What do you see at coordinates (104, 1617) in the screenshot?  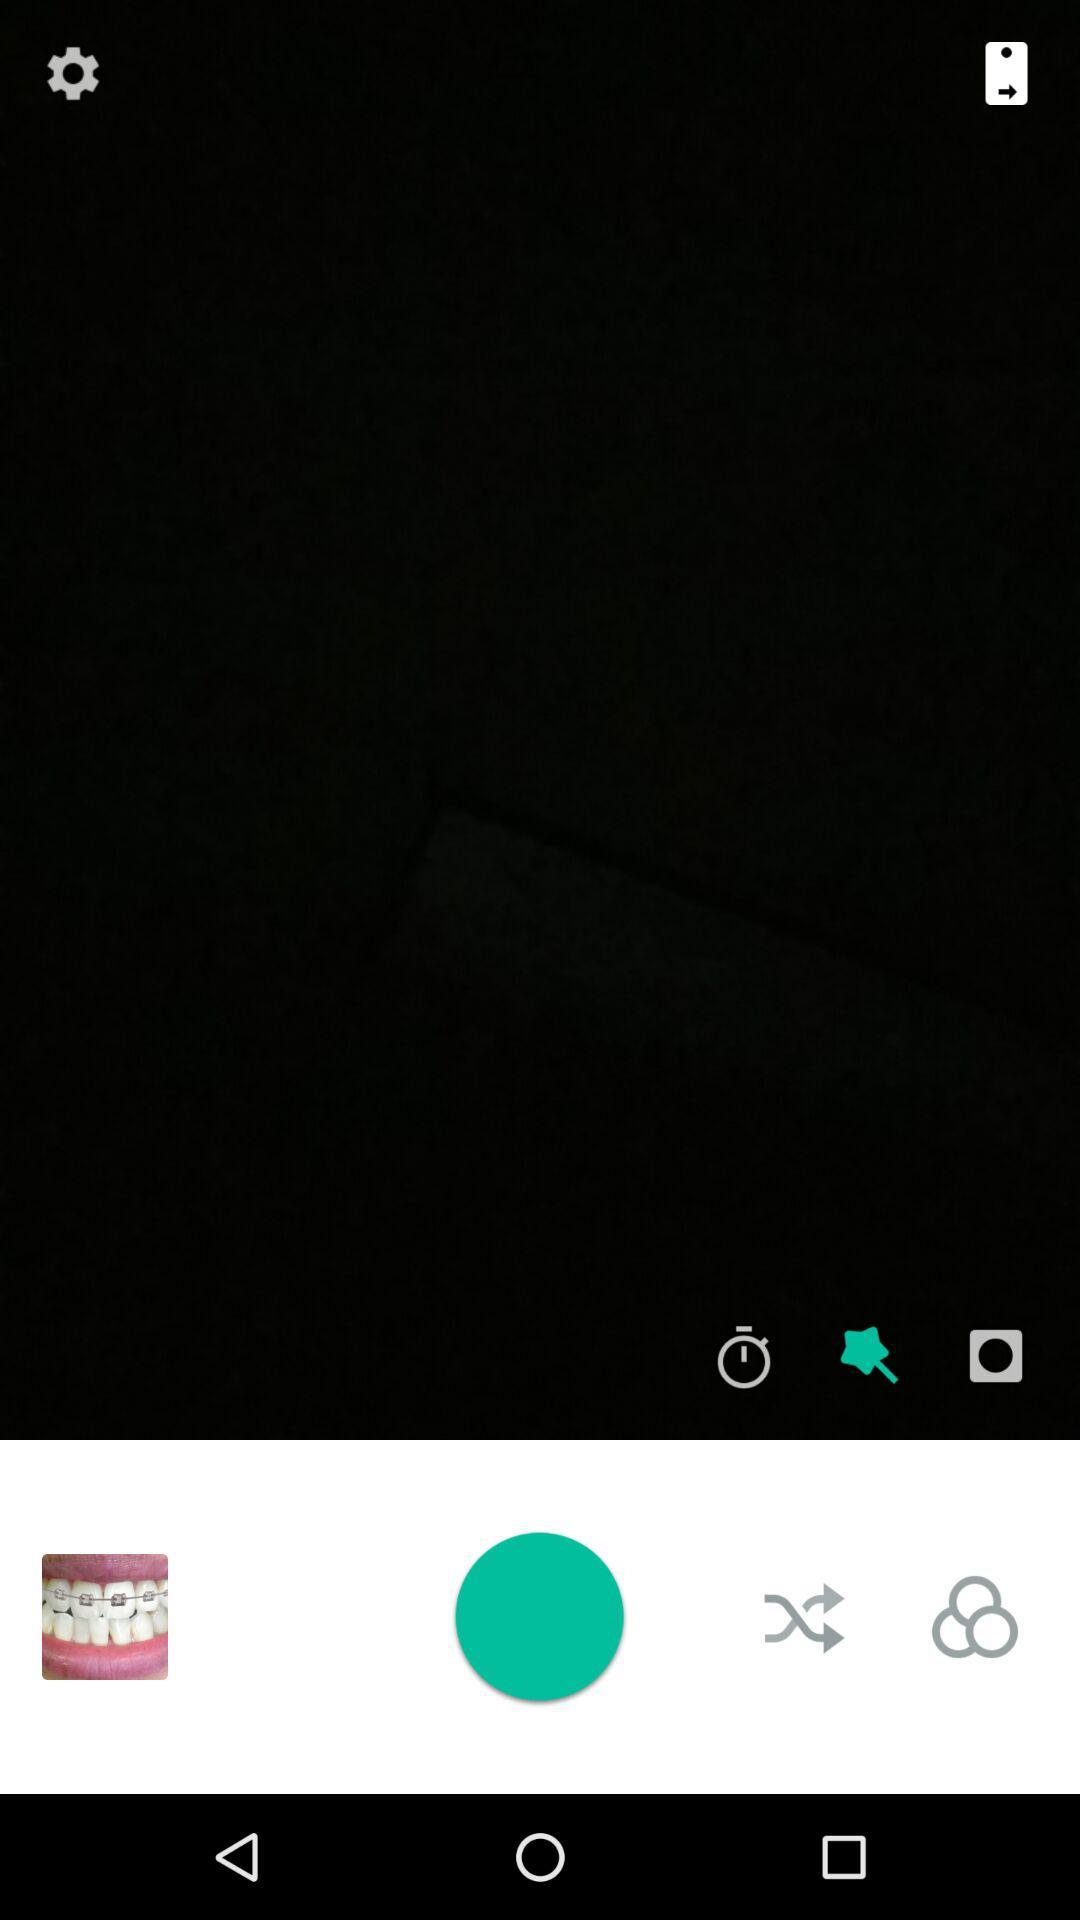 I see `black` at bounding box center [104, 1617].